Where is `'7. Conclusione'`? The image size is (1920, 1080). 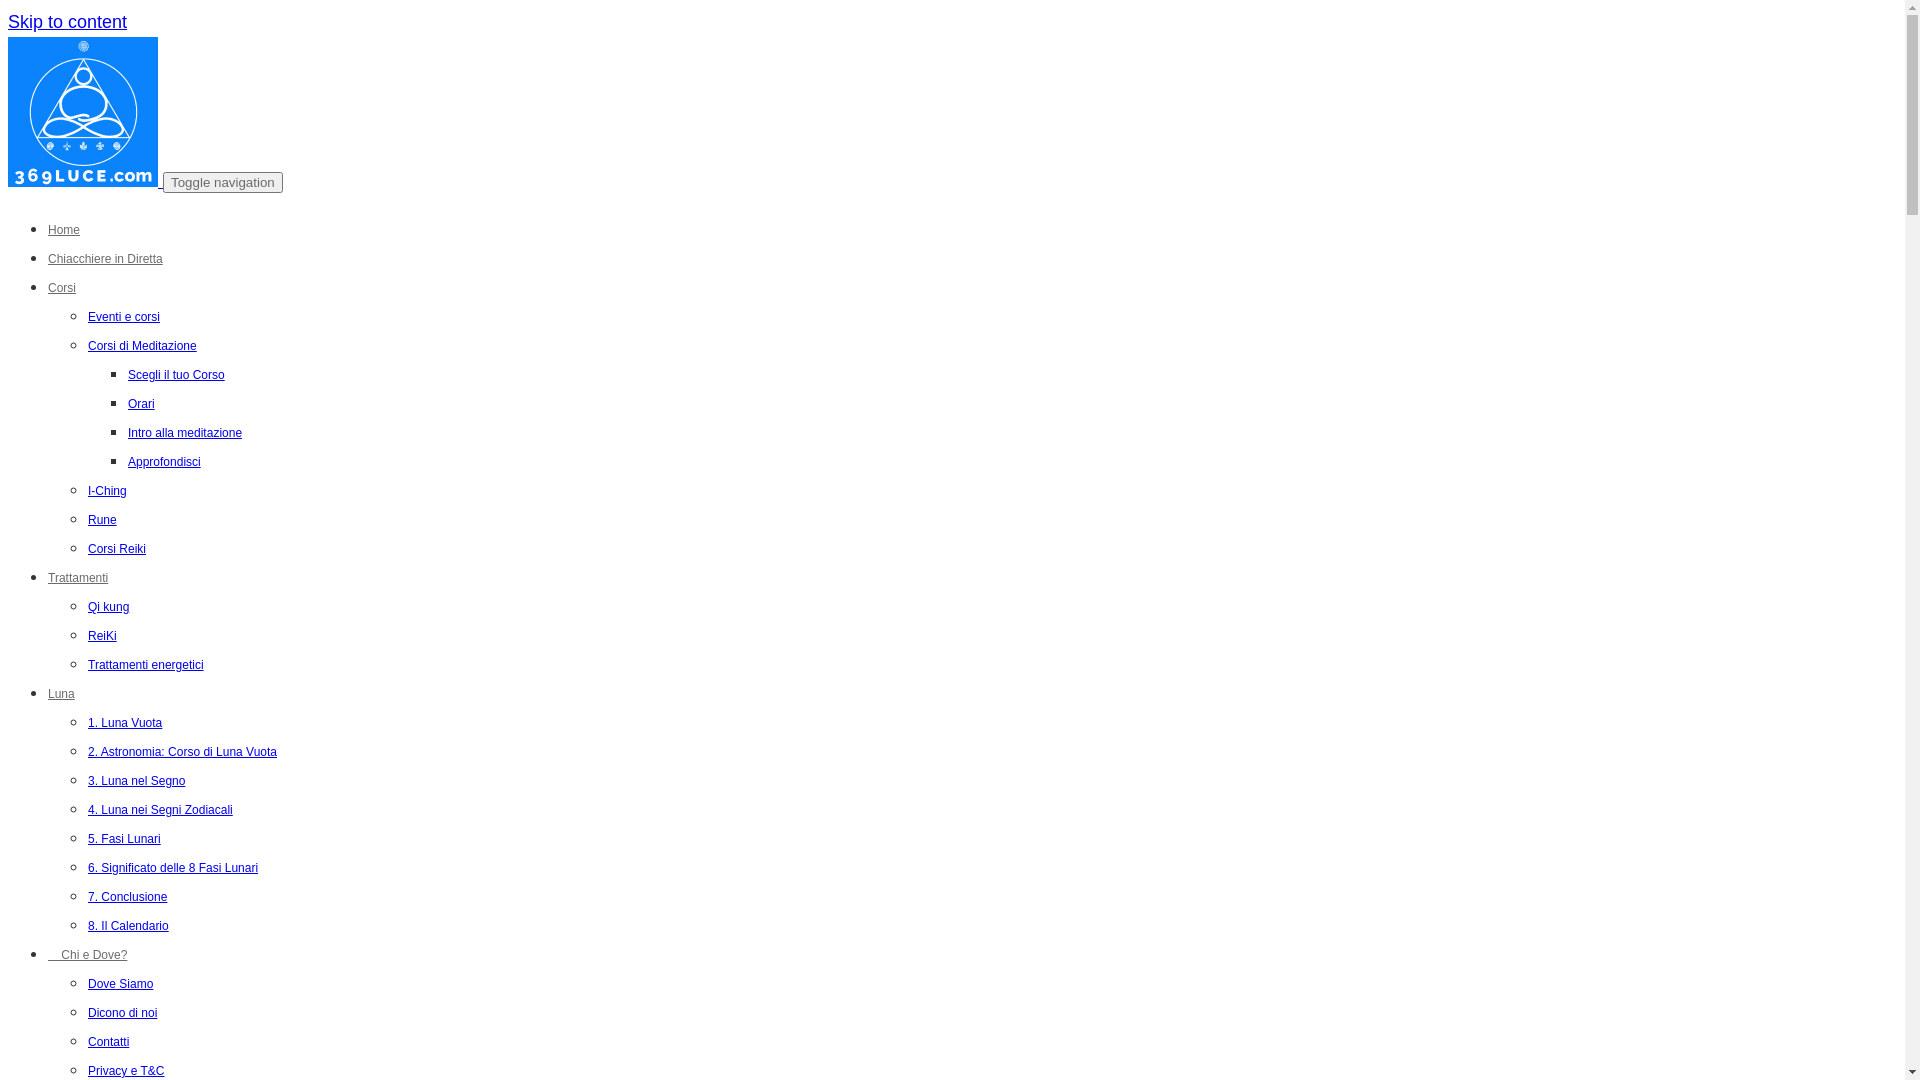 '7. Conclusione' is located at coordinates (126, 896).